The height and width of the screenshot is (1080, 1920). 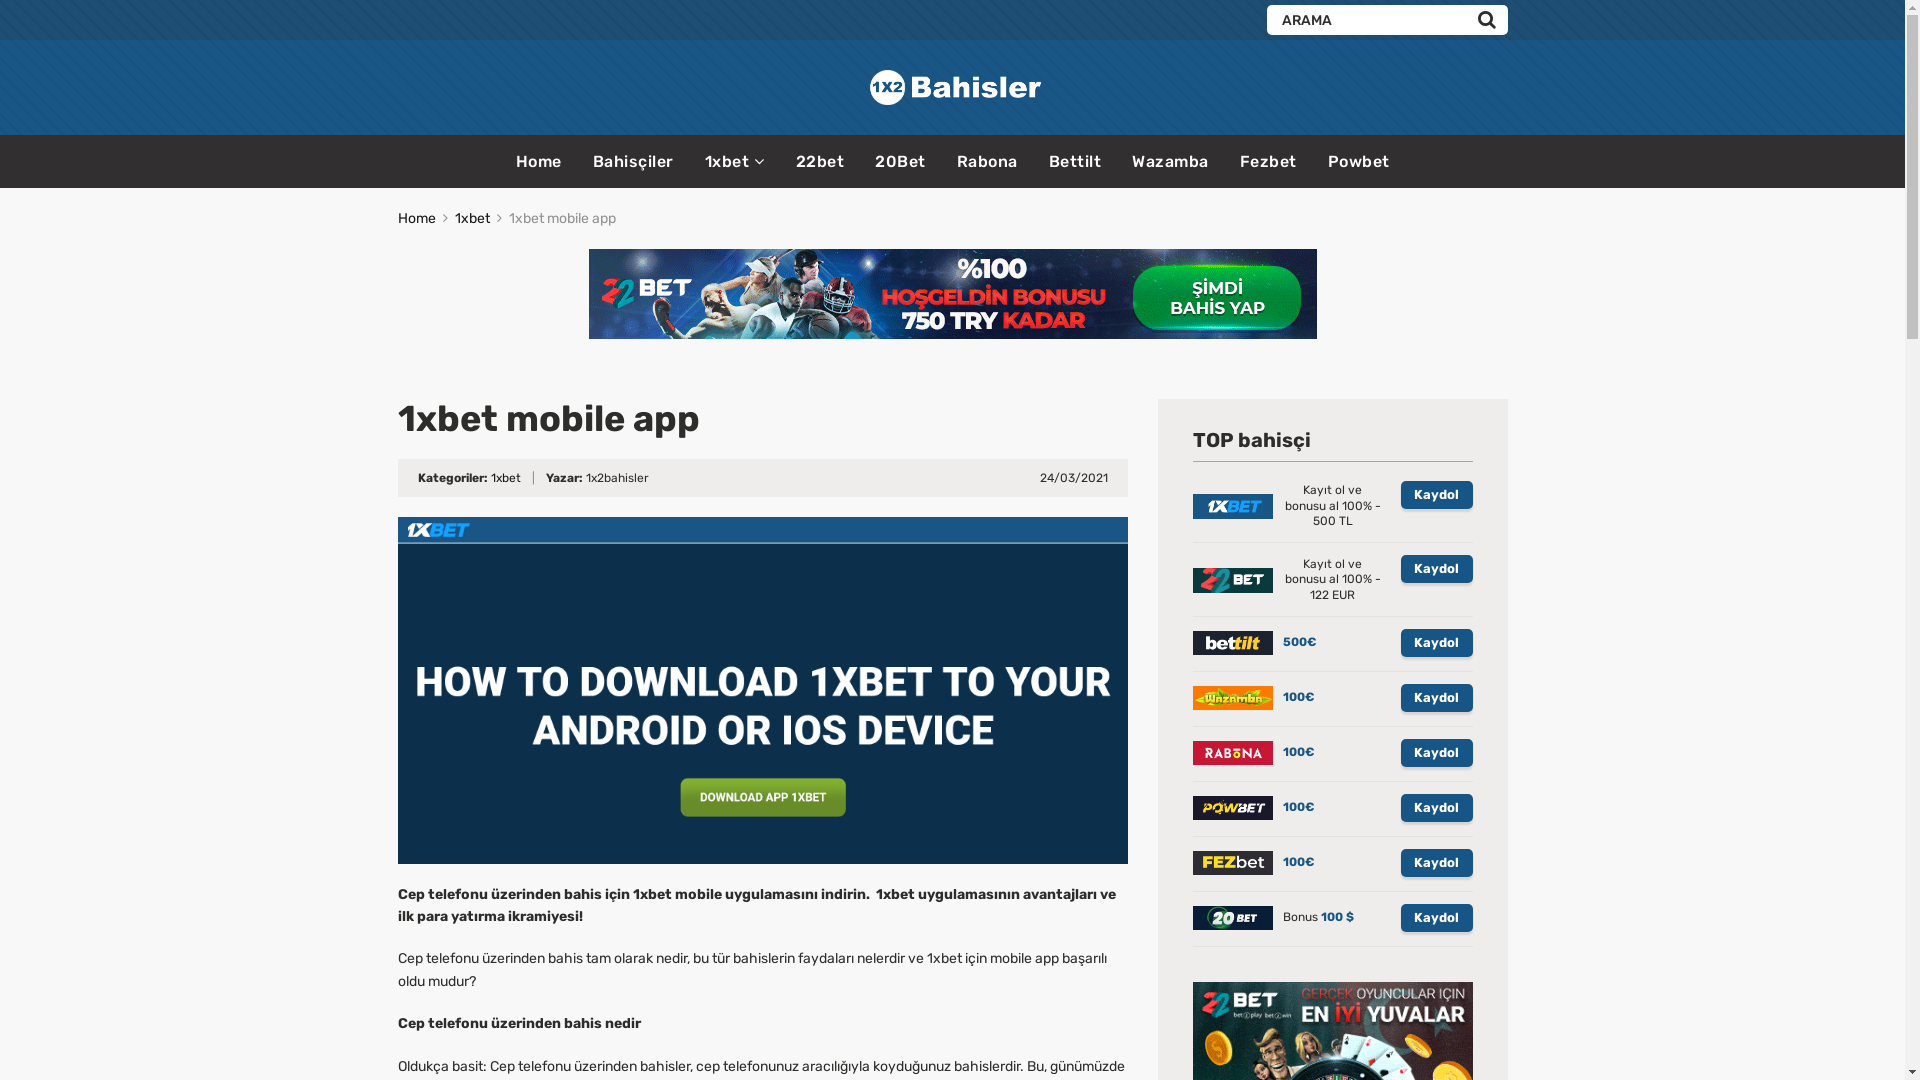 What do you see at coordinates (1434, 697) in the screenshot?
I see `'Kaydol'` at bounding box center [1434, 697].